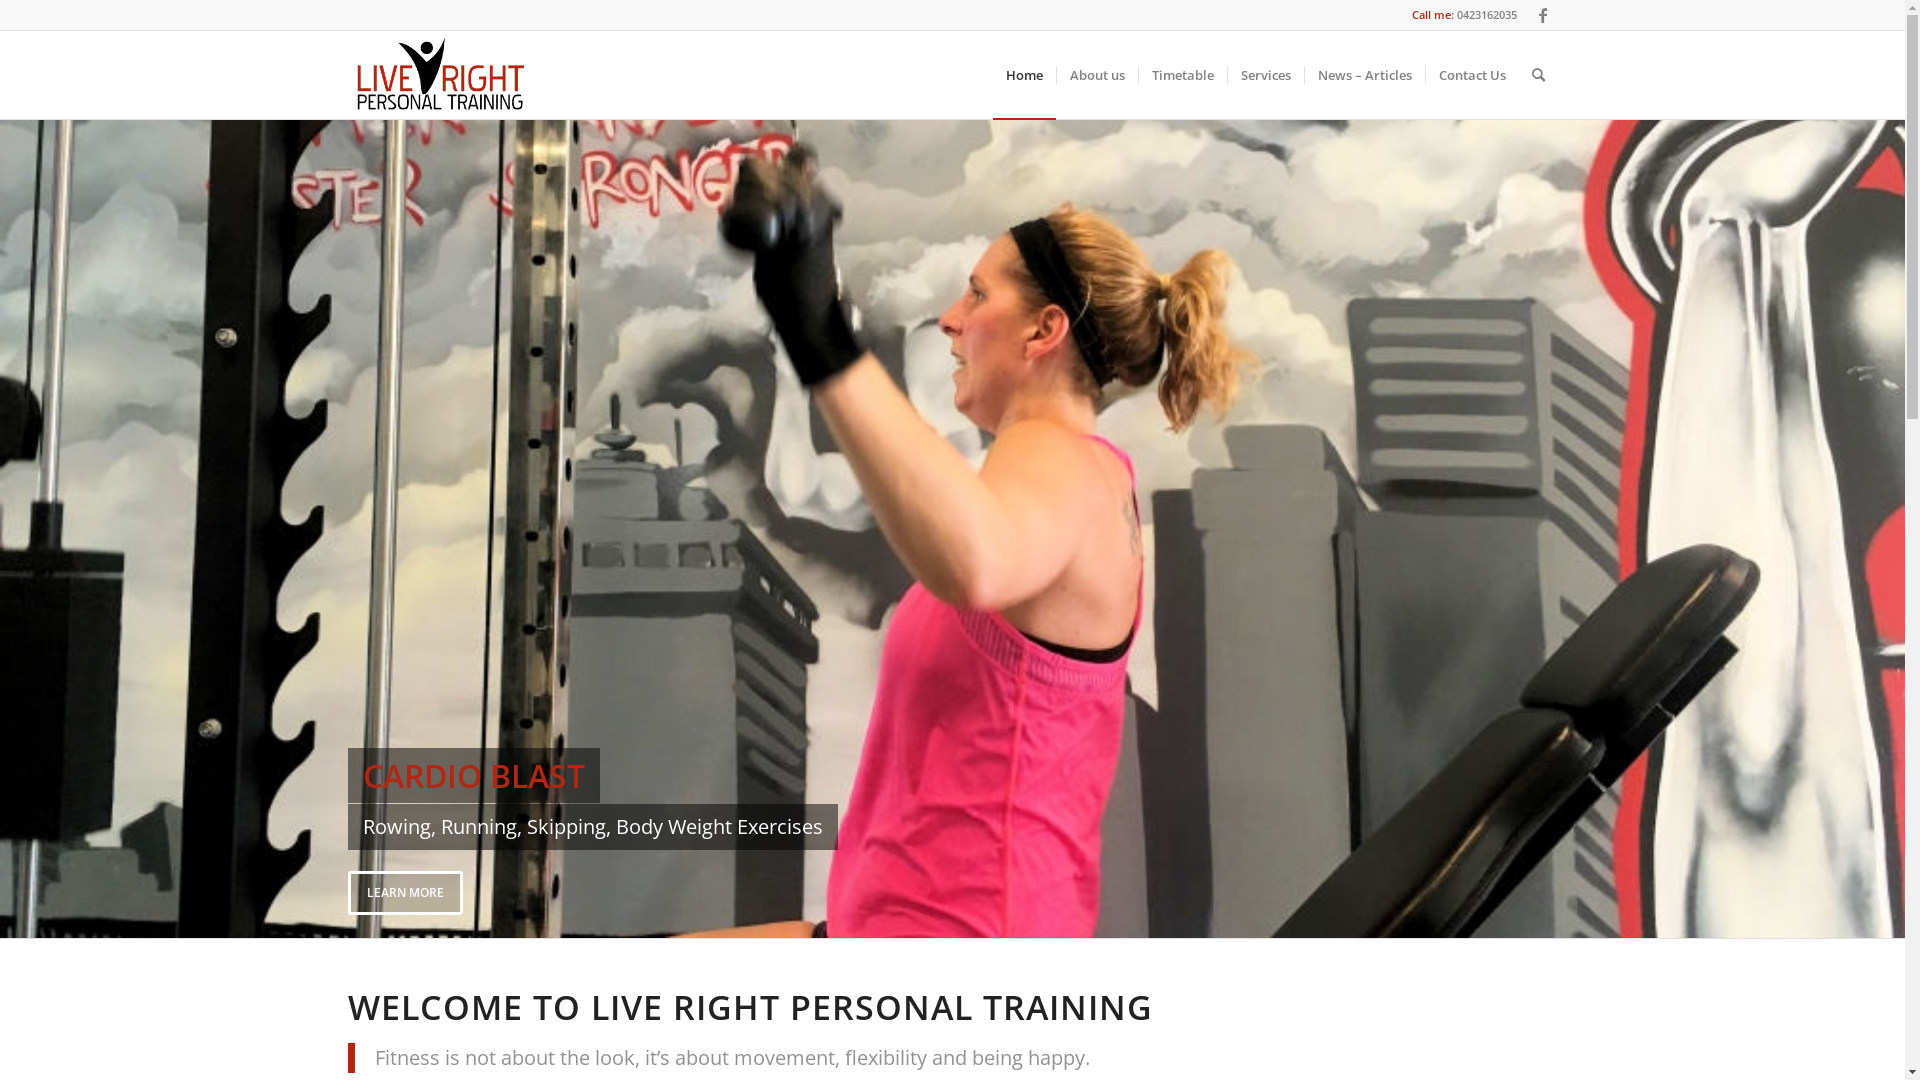 The height and width of the screenshot is (1080, 1920). Describe the element at coordinates (1455, 14) in the screenshot. I see `'0423162035'` at that location.